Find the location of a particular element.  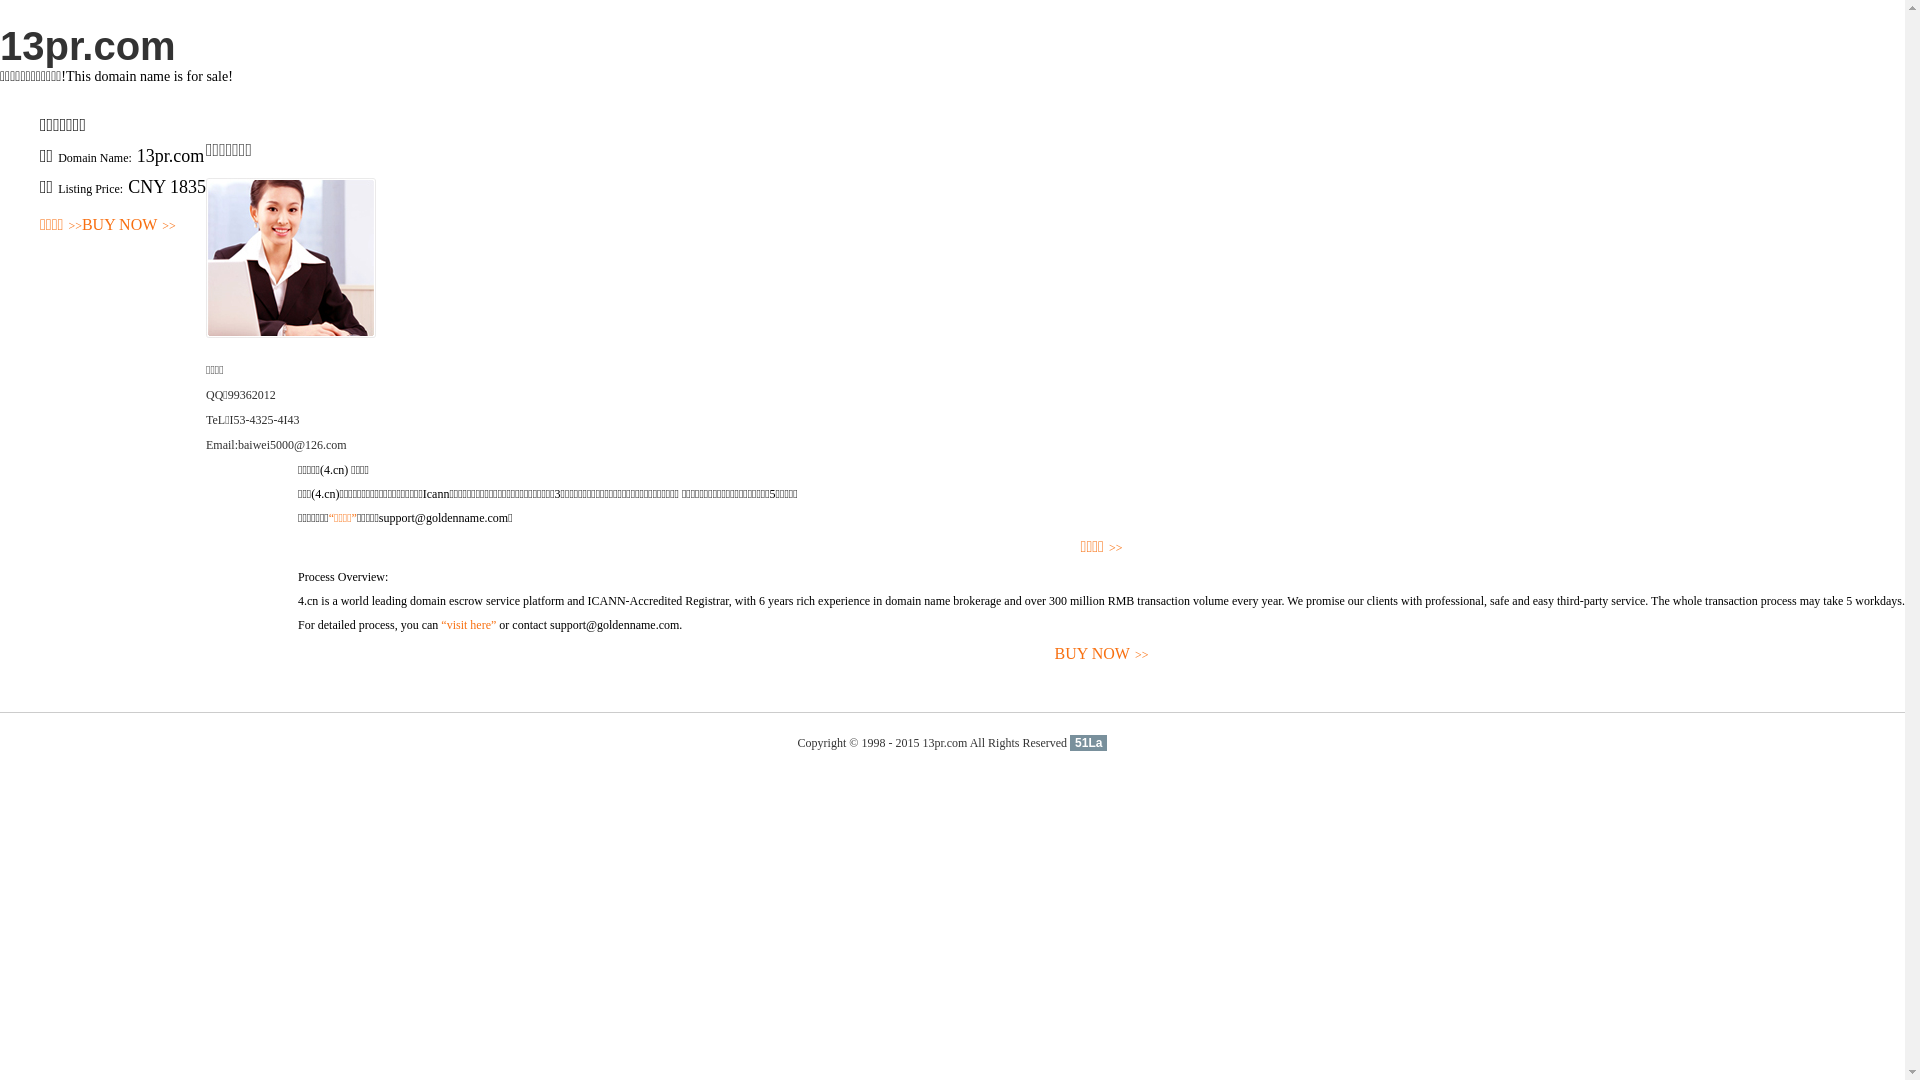

'51La' is located at coordinates (1087, 743).